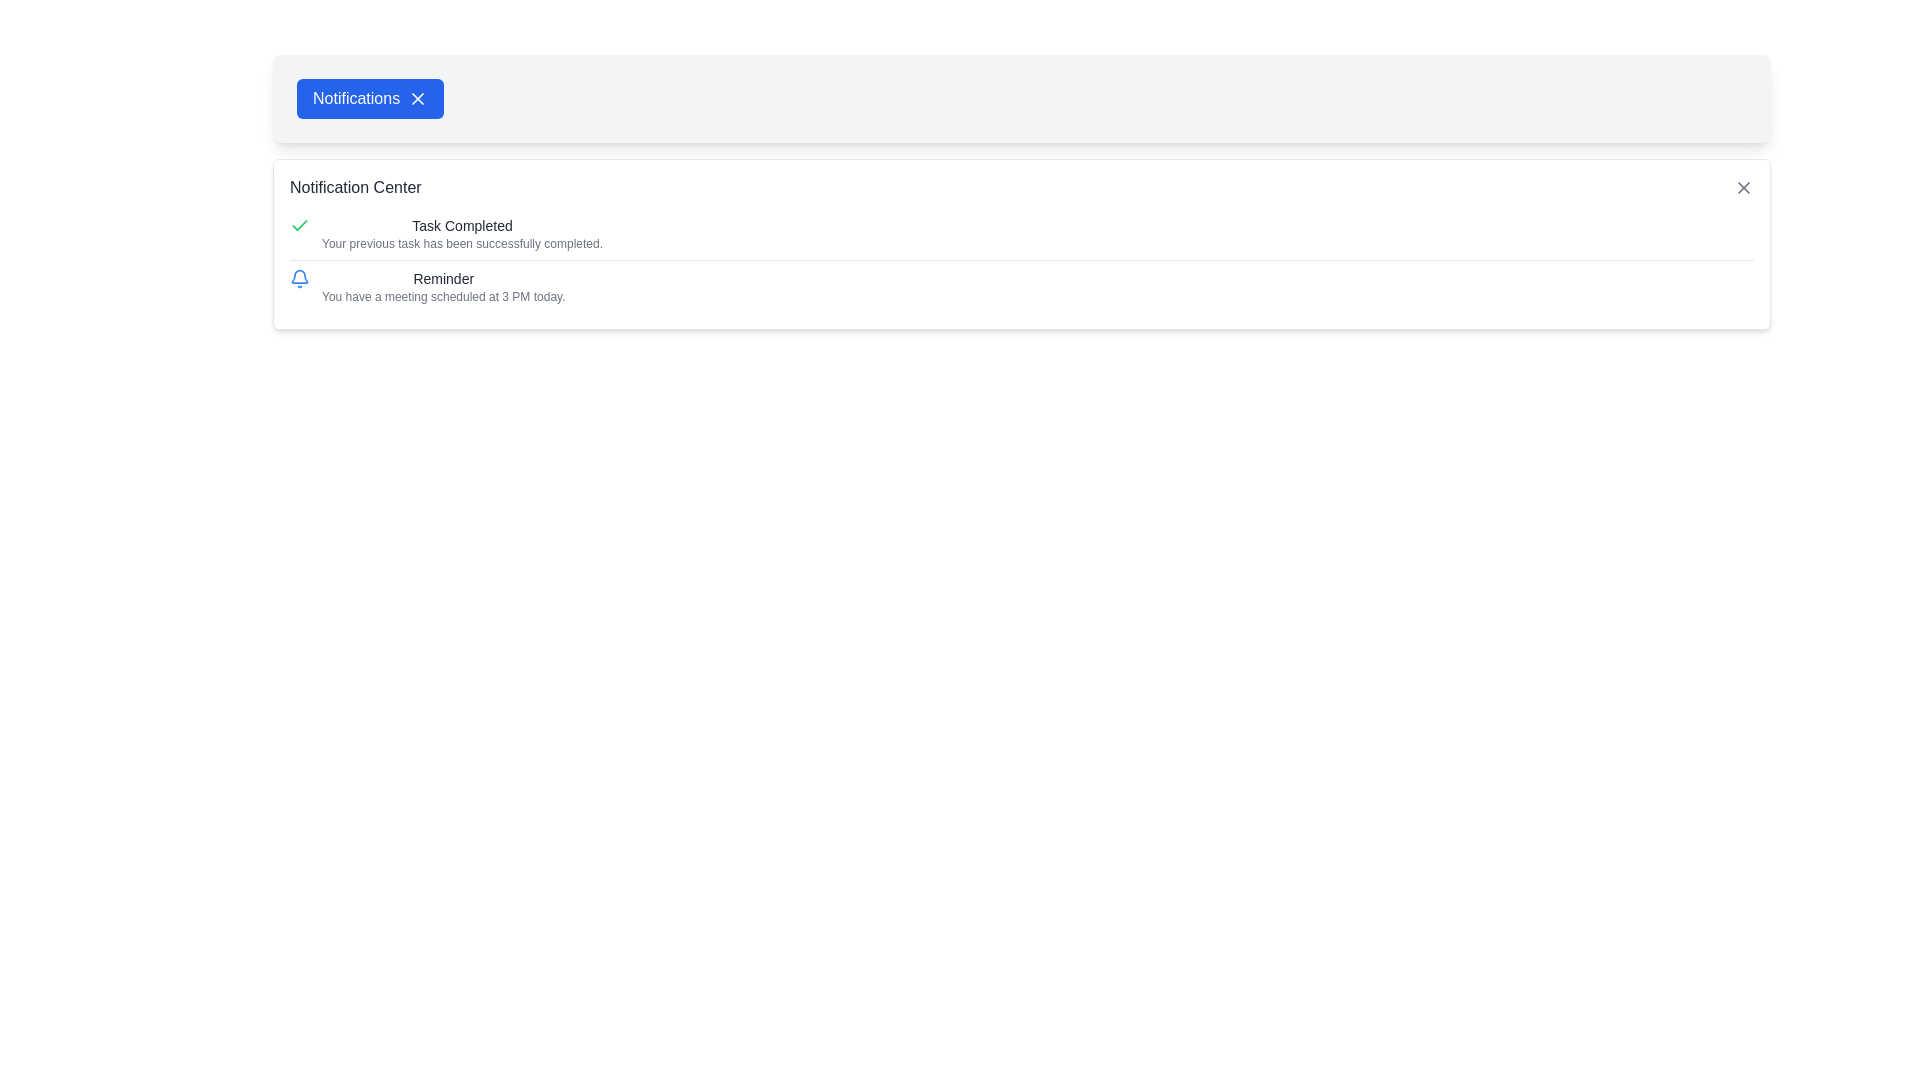 Image resolution: width=1920 pixels, height=1080 pixels. I want to click on the 'Notification Center' static text, which is displayed in medium-sized gray font as the first element in the header of the notification interface, so click(355, 188).